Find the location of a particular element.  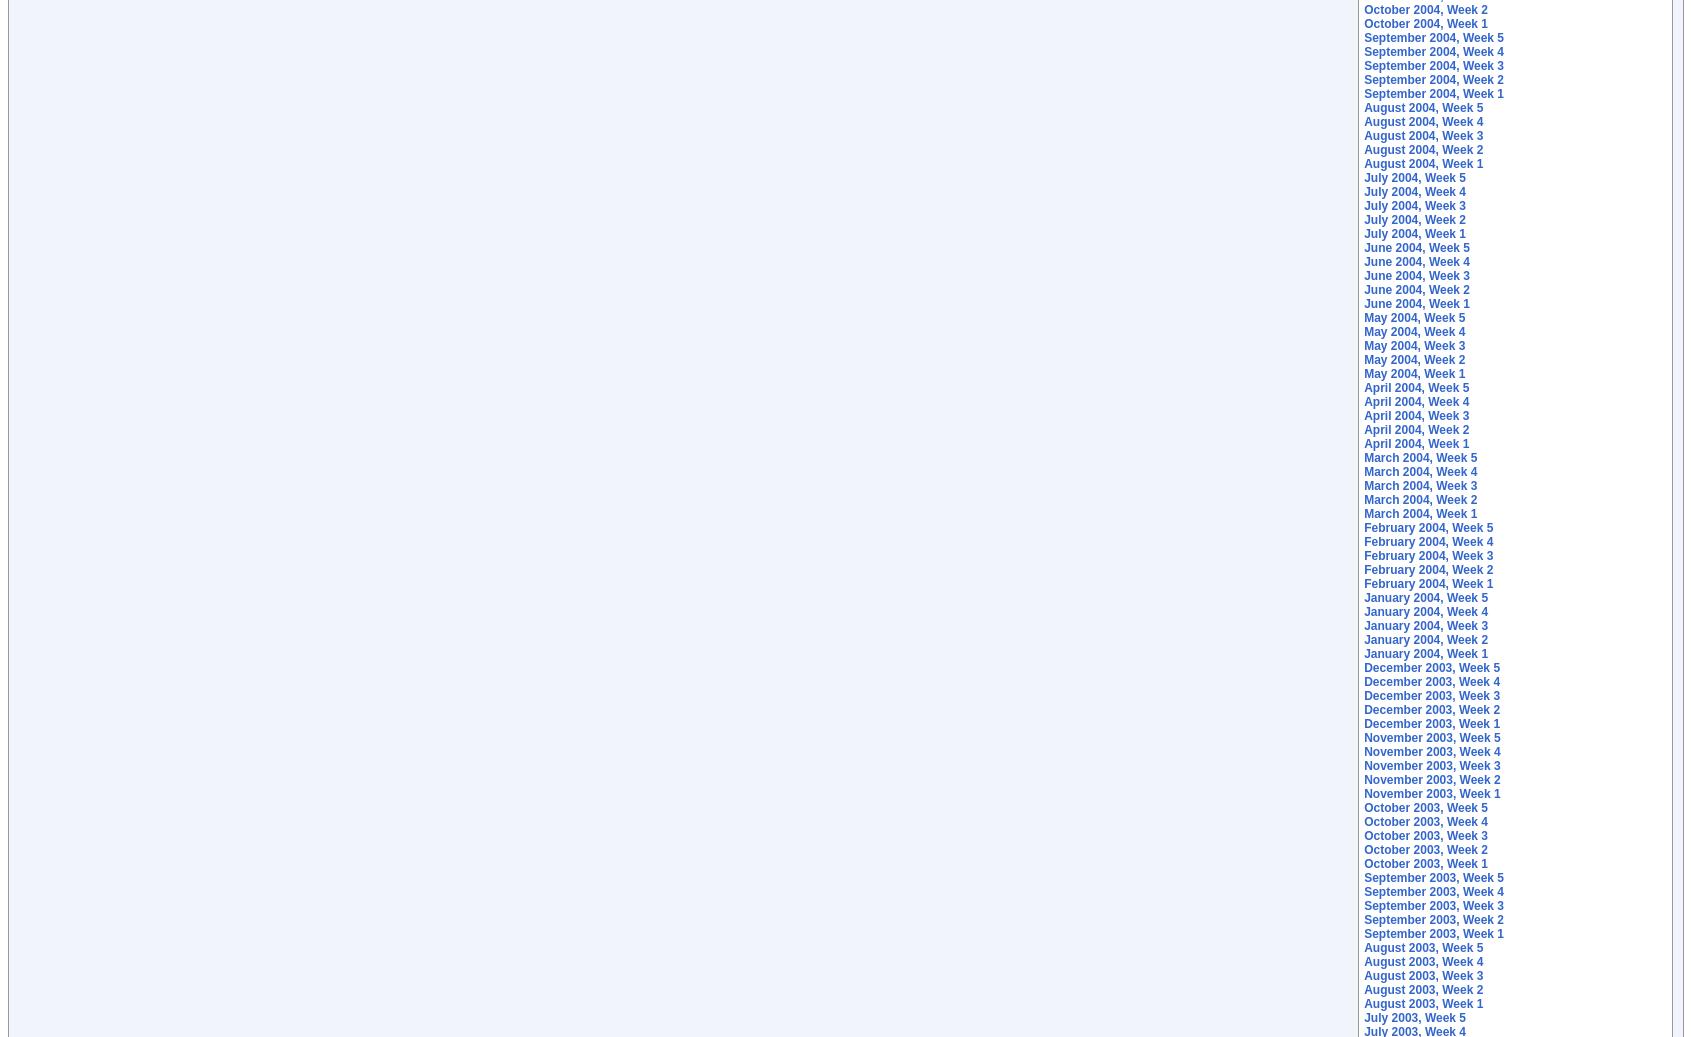

'January 2004, Week 2' is located at coordinates (1425, 640).